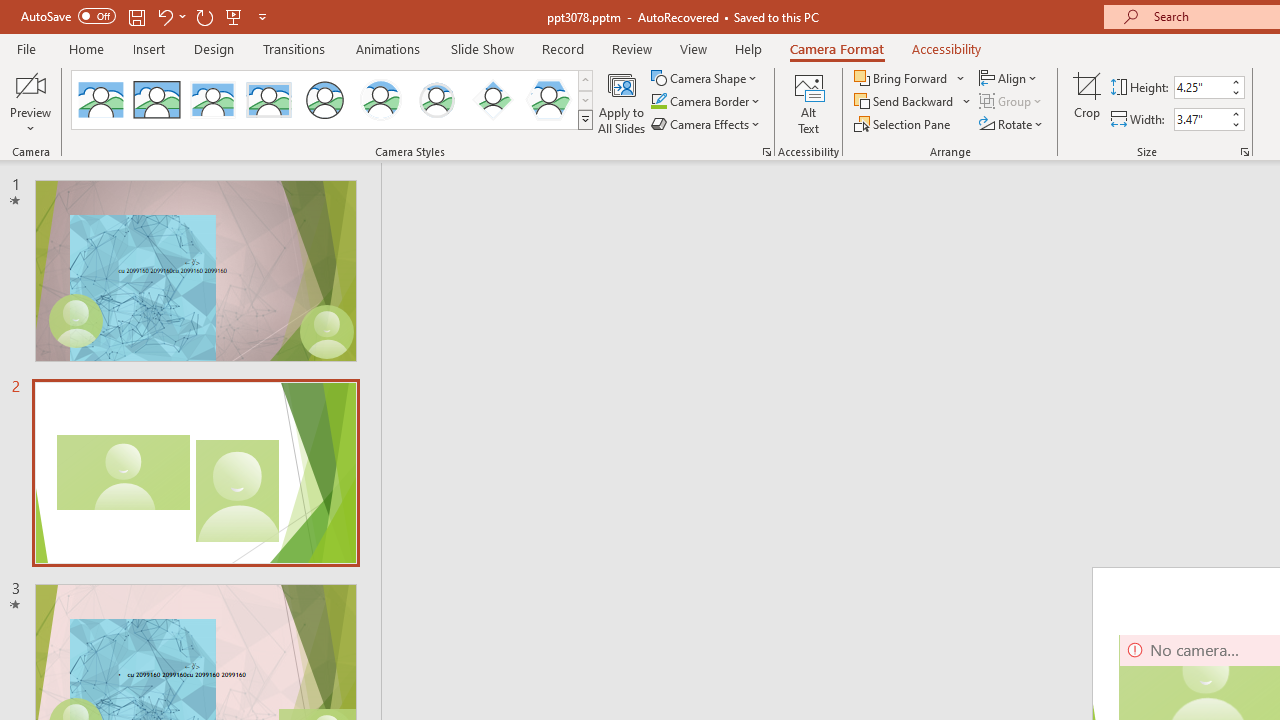  I want to click on 'Camera Border Green, Accent 1', so click(658, 101).